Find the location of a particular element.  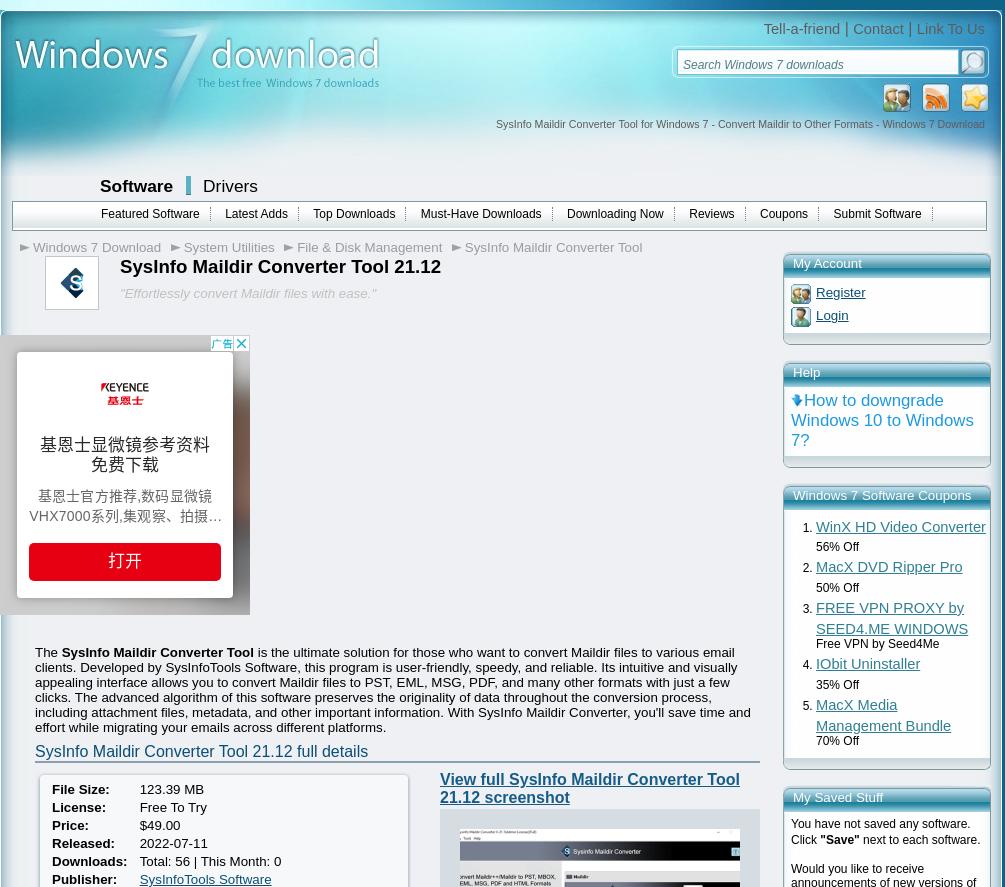

'Featured Software' is located at coordinates (150, 214).